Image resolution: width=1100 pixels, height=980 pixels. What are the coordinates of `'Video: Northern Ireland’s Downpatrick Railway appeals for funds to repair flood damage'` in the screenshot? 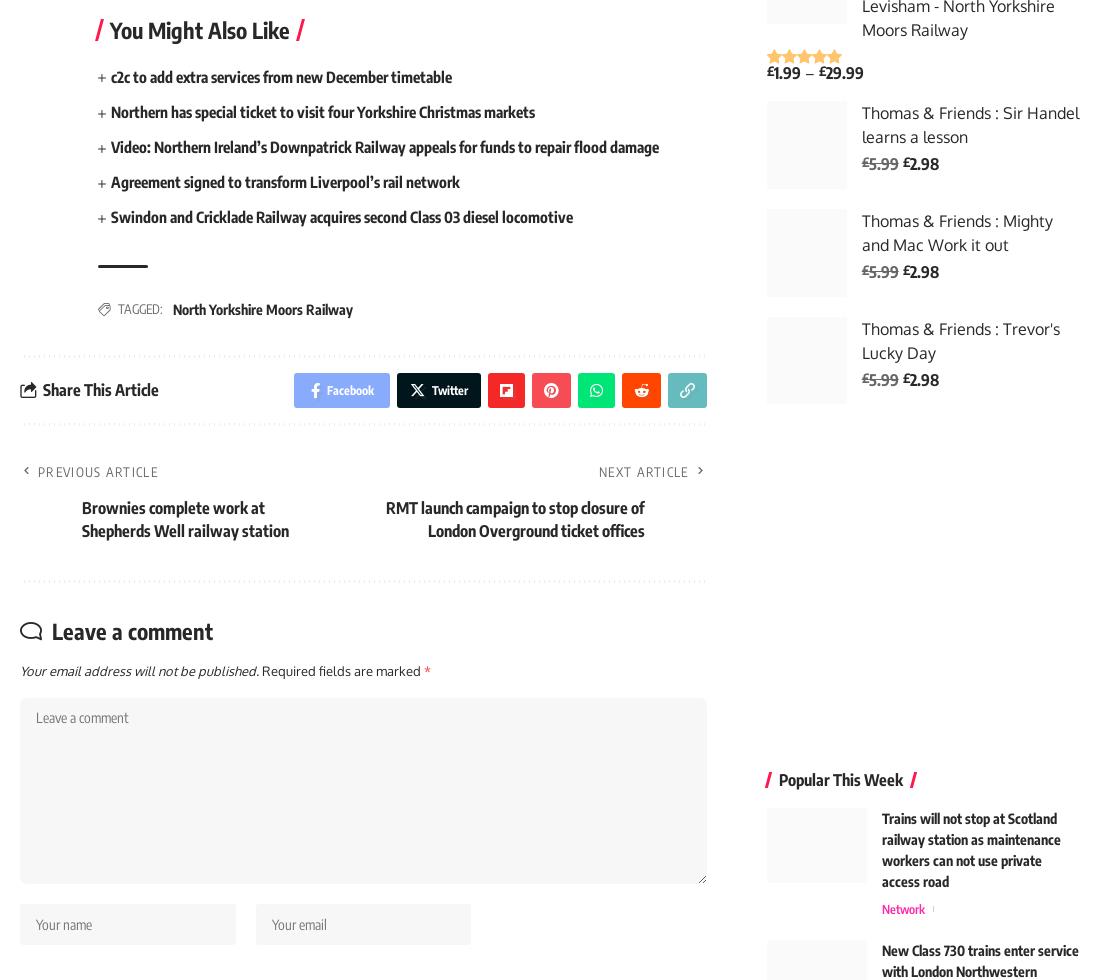 It's located at (401, 151).